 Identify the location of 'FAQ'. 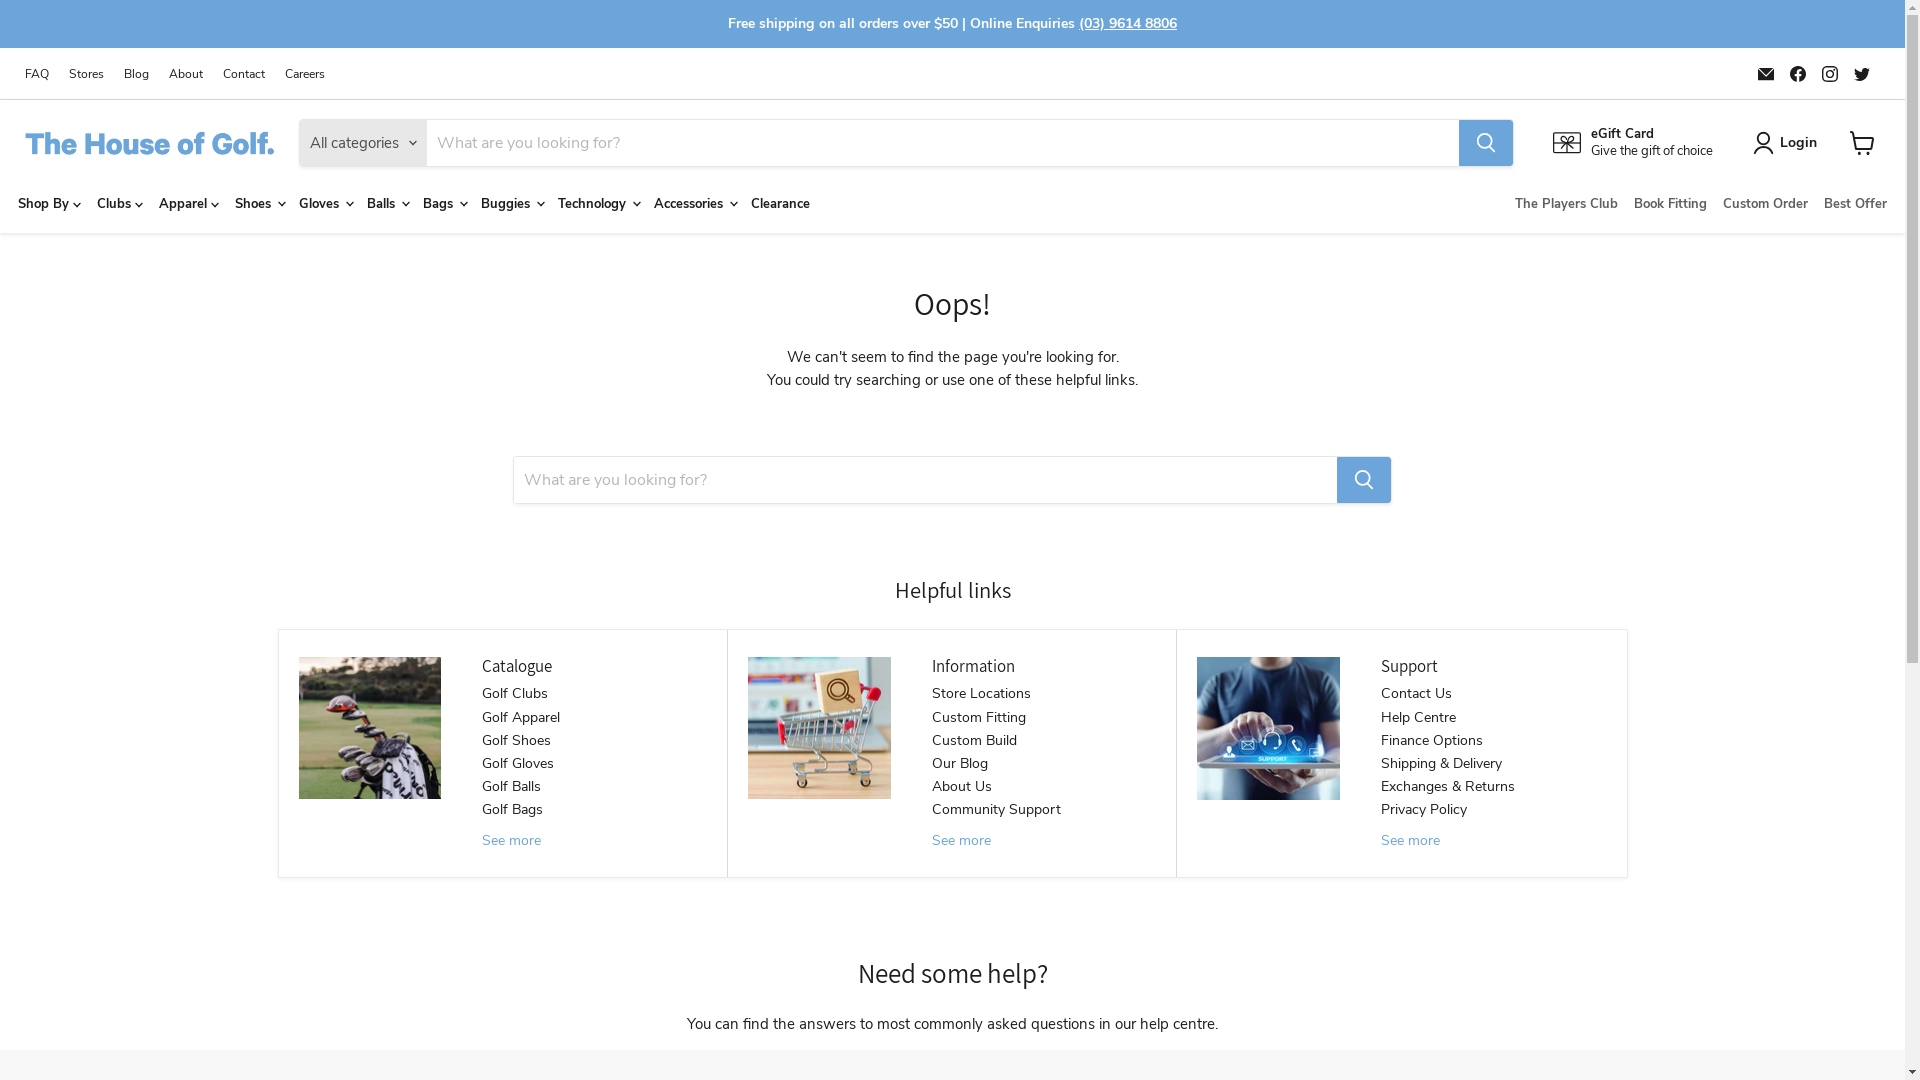
(37, 72).